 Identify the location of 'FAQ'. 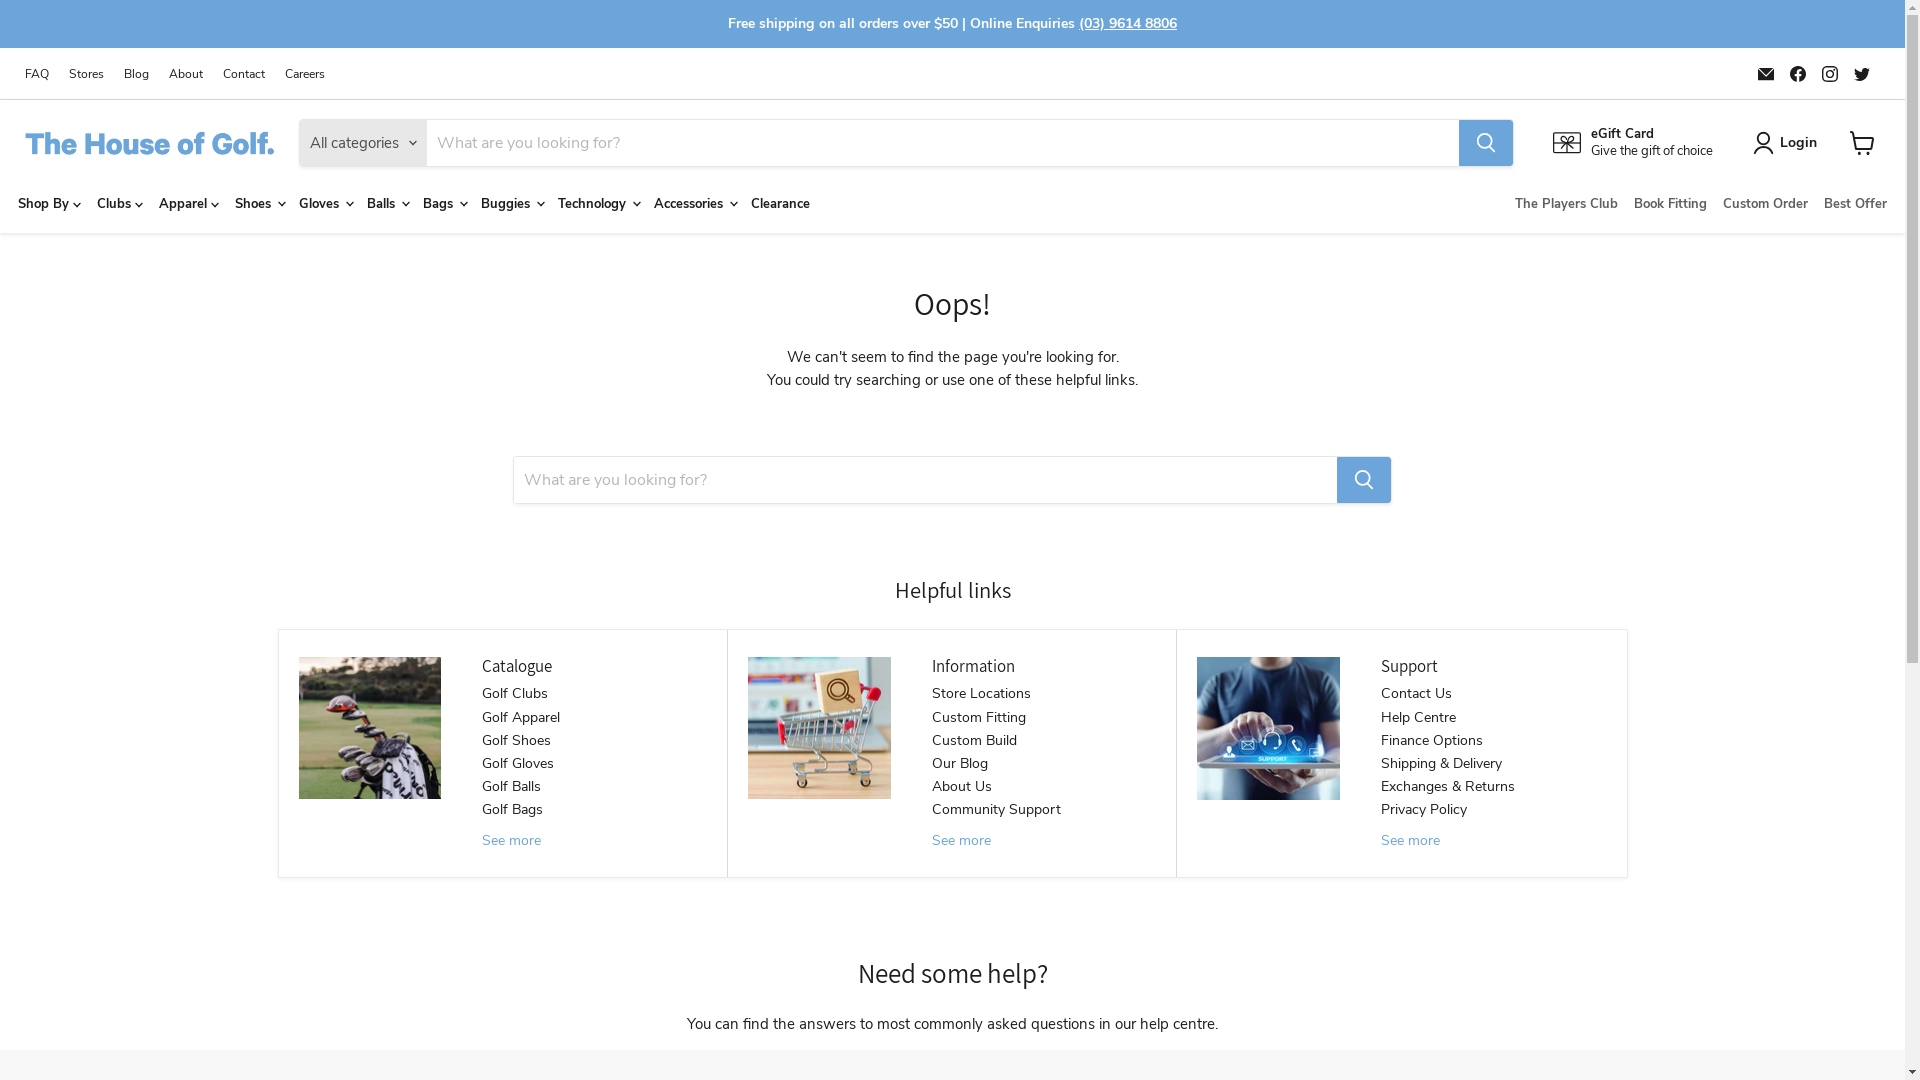
(37, 72).